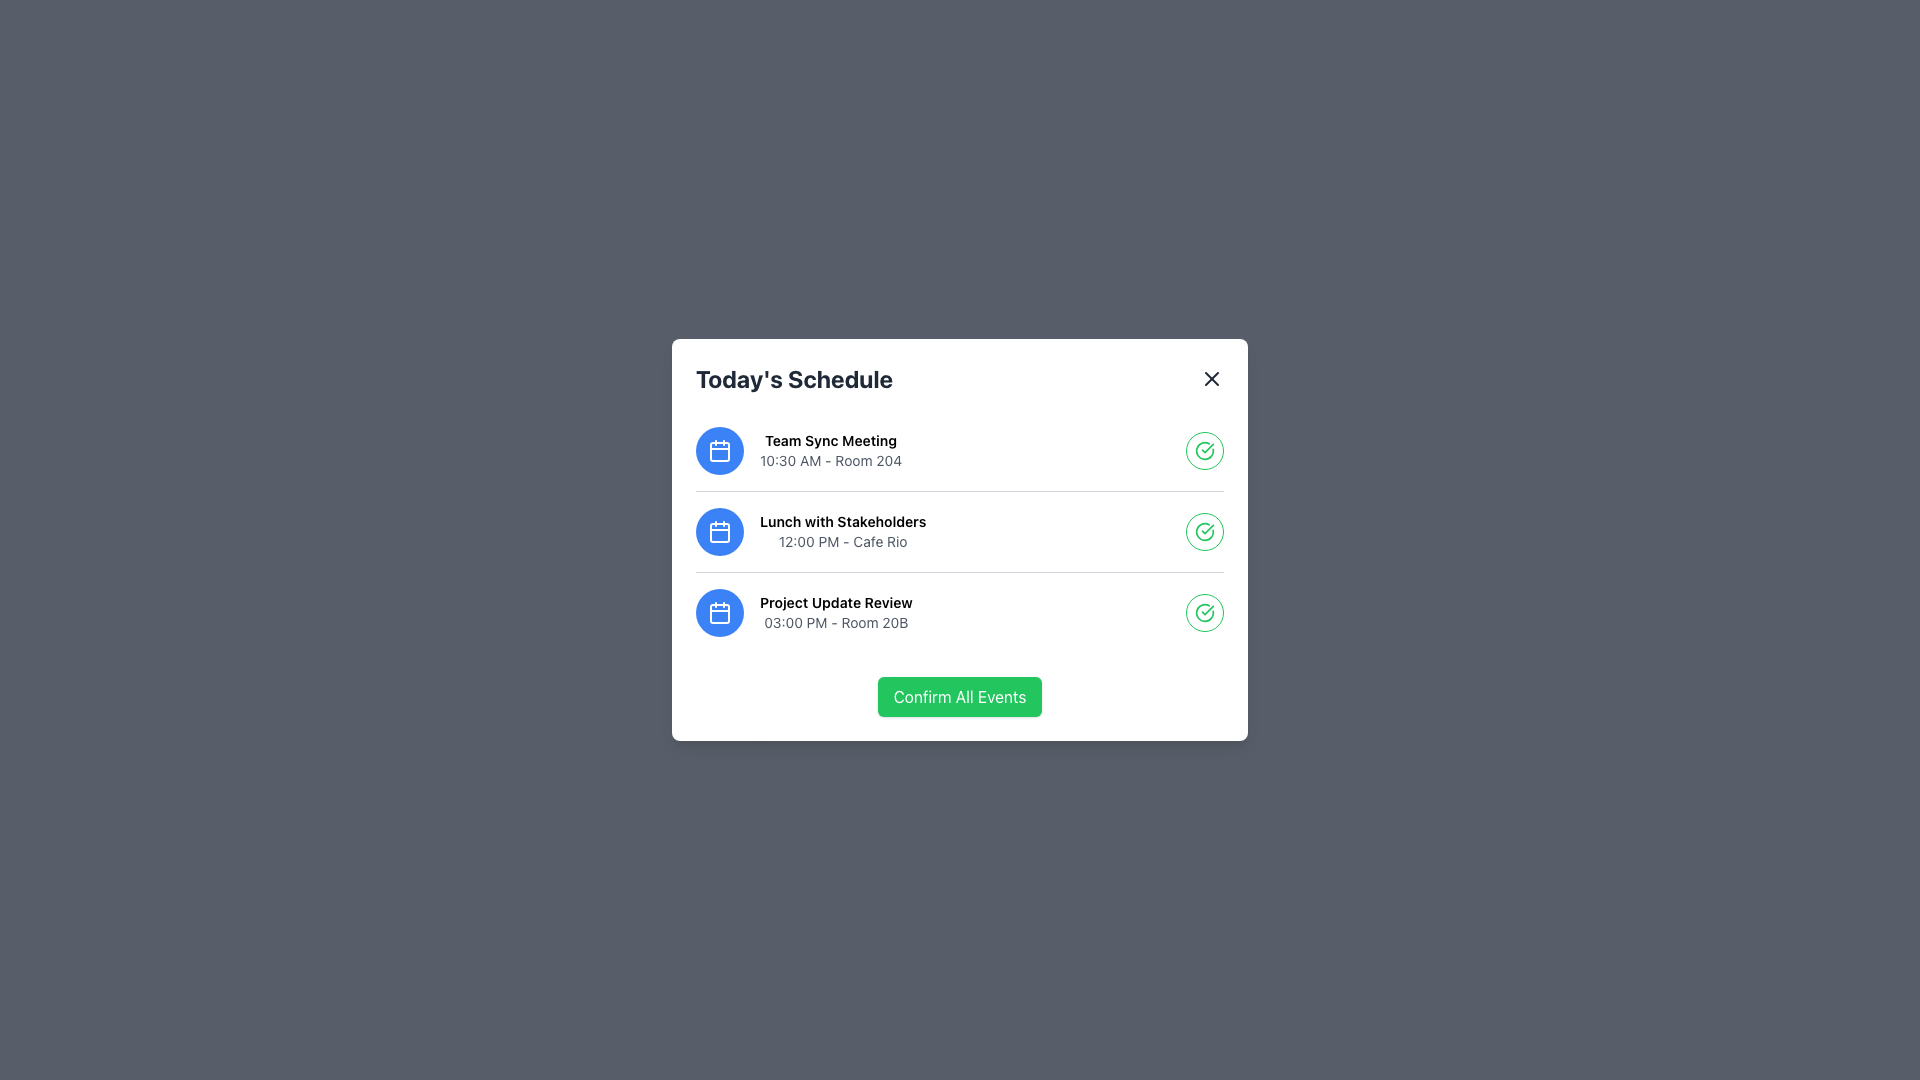 Image resolution: width=1920 pixels, height=1080 pixels. What do you see at coordinates (836, 612) in the screenshot?
I see `text content of the third event in the list of scheduled events, which summarizes a meeting with its title, time, and location` at bounding box center [836, 612].